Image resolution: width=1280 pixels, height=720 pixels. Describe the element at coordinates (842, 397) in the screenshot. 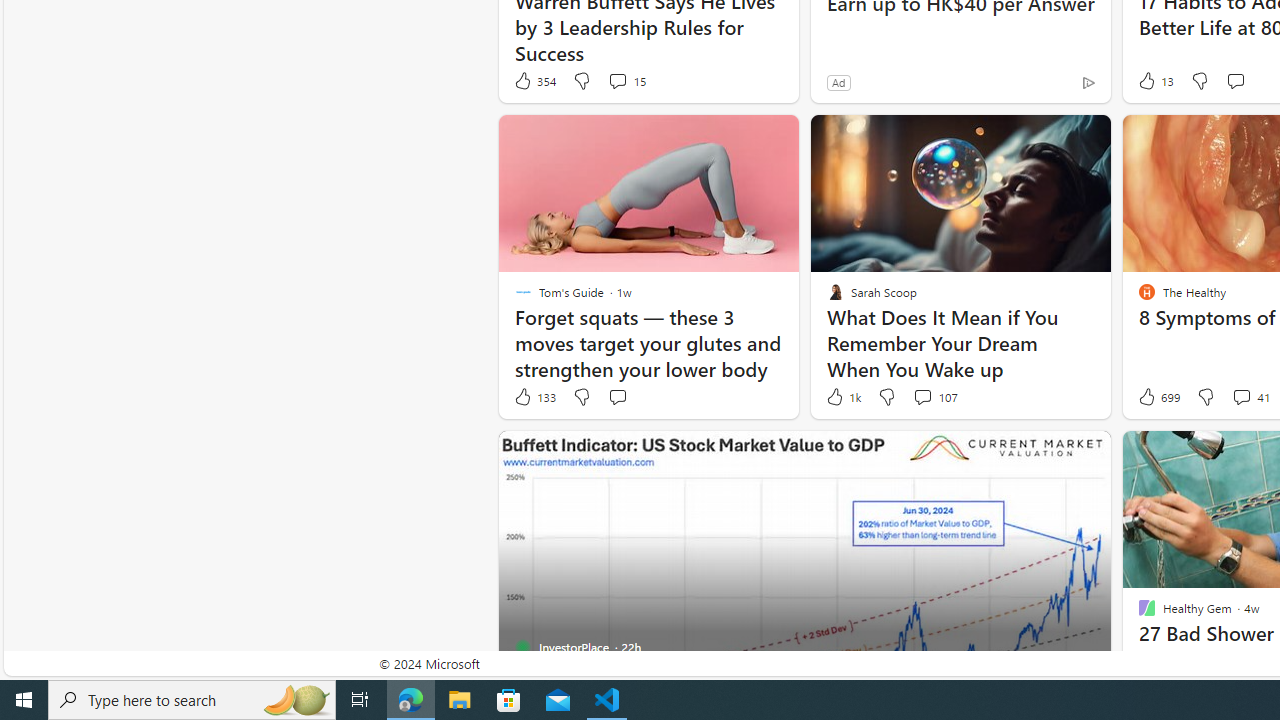

I see `'1k Like'` at that location.